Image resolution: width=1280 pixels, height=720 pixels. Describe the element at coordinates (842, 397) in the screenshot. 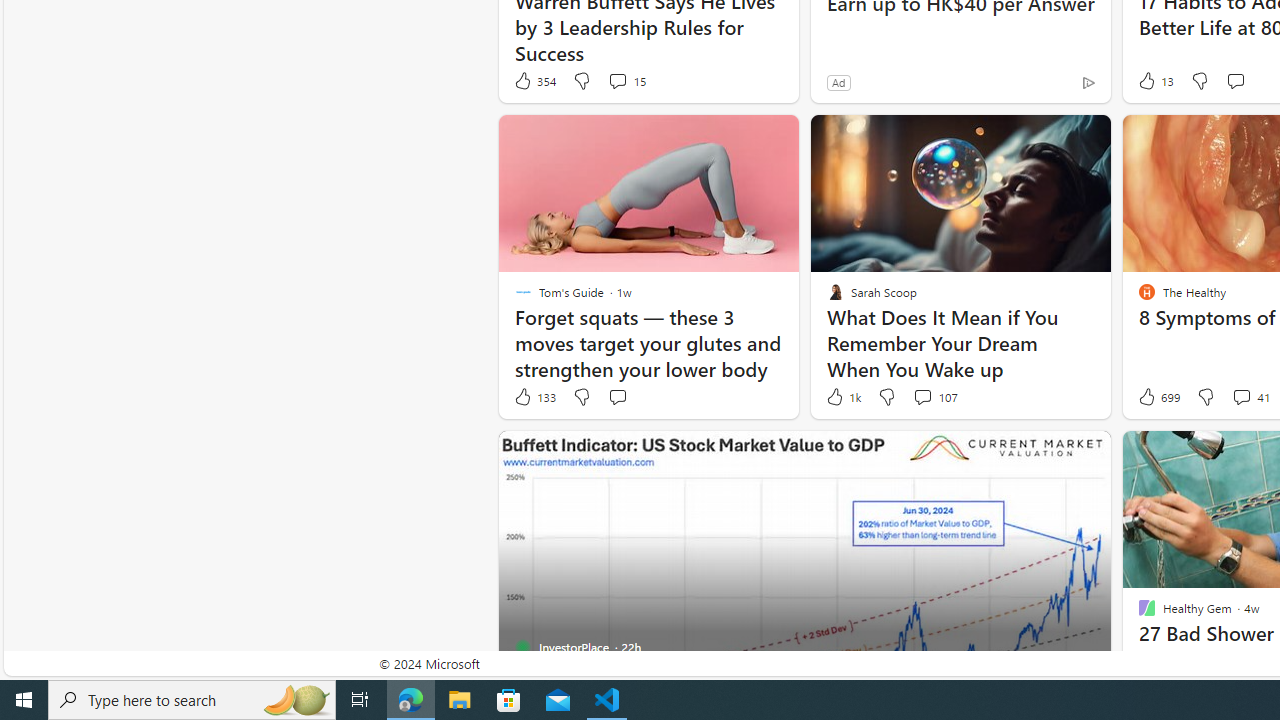

I see `'1k Like'` at that location.